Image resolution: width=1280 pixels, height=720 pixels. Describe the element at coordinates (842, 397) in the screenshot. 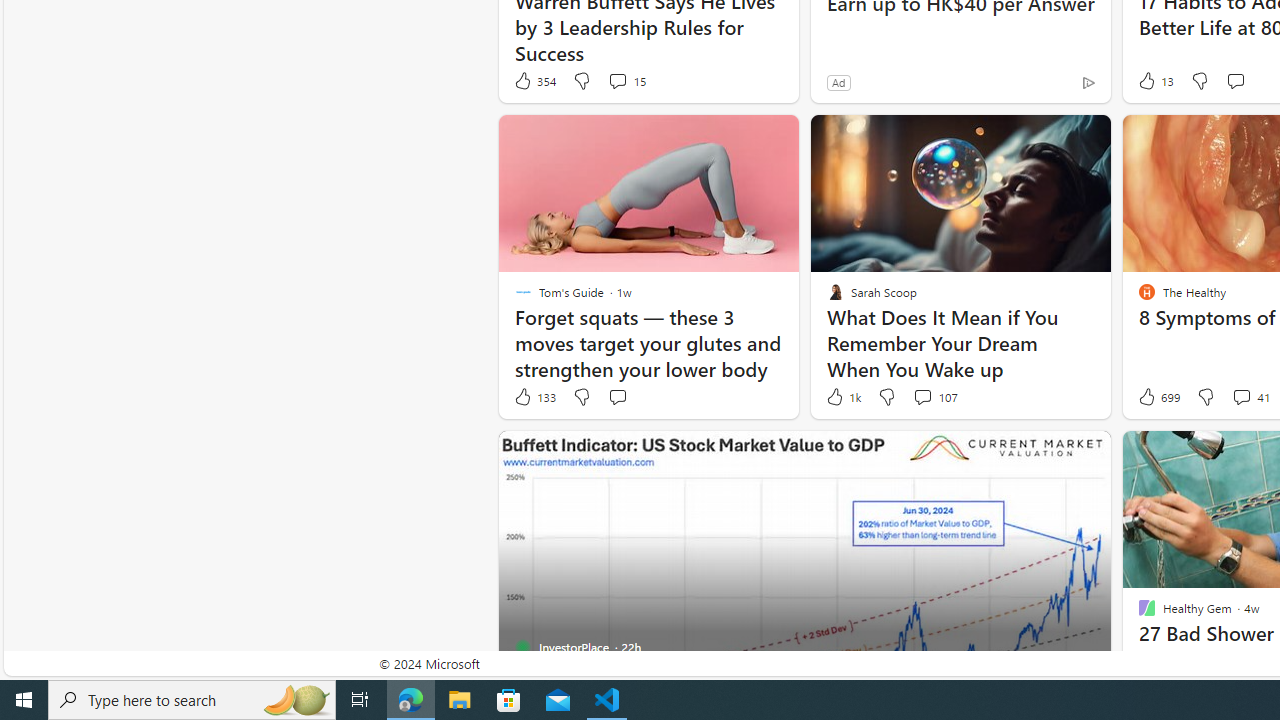

I see `'1k Like'` at that location.